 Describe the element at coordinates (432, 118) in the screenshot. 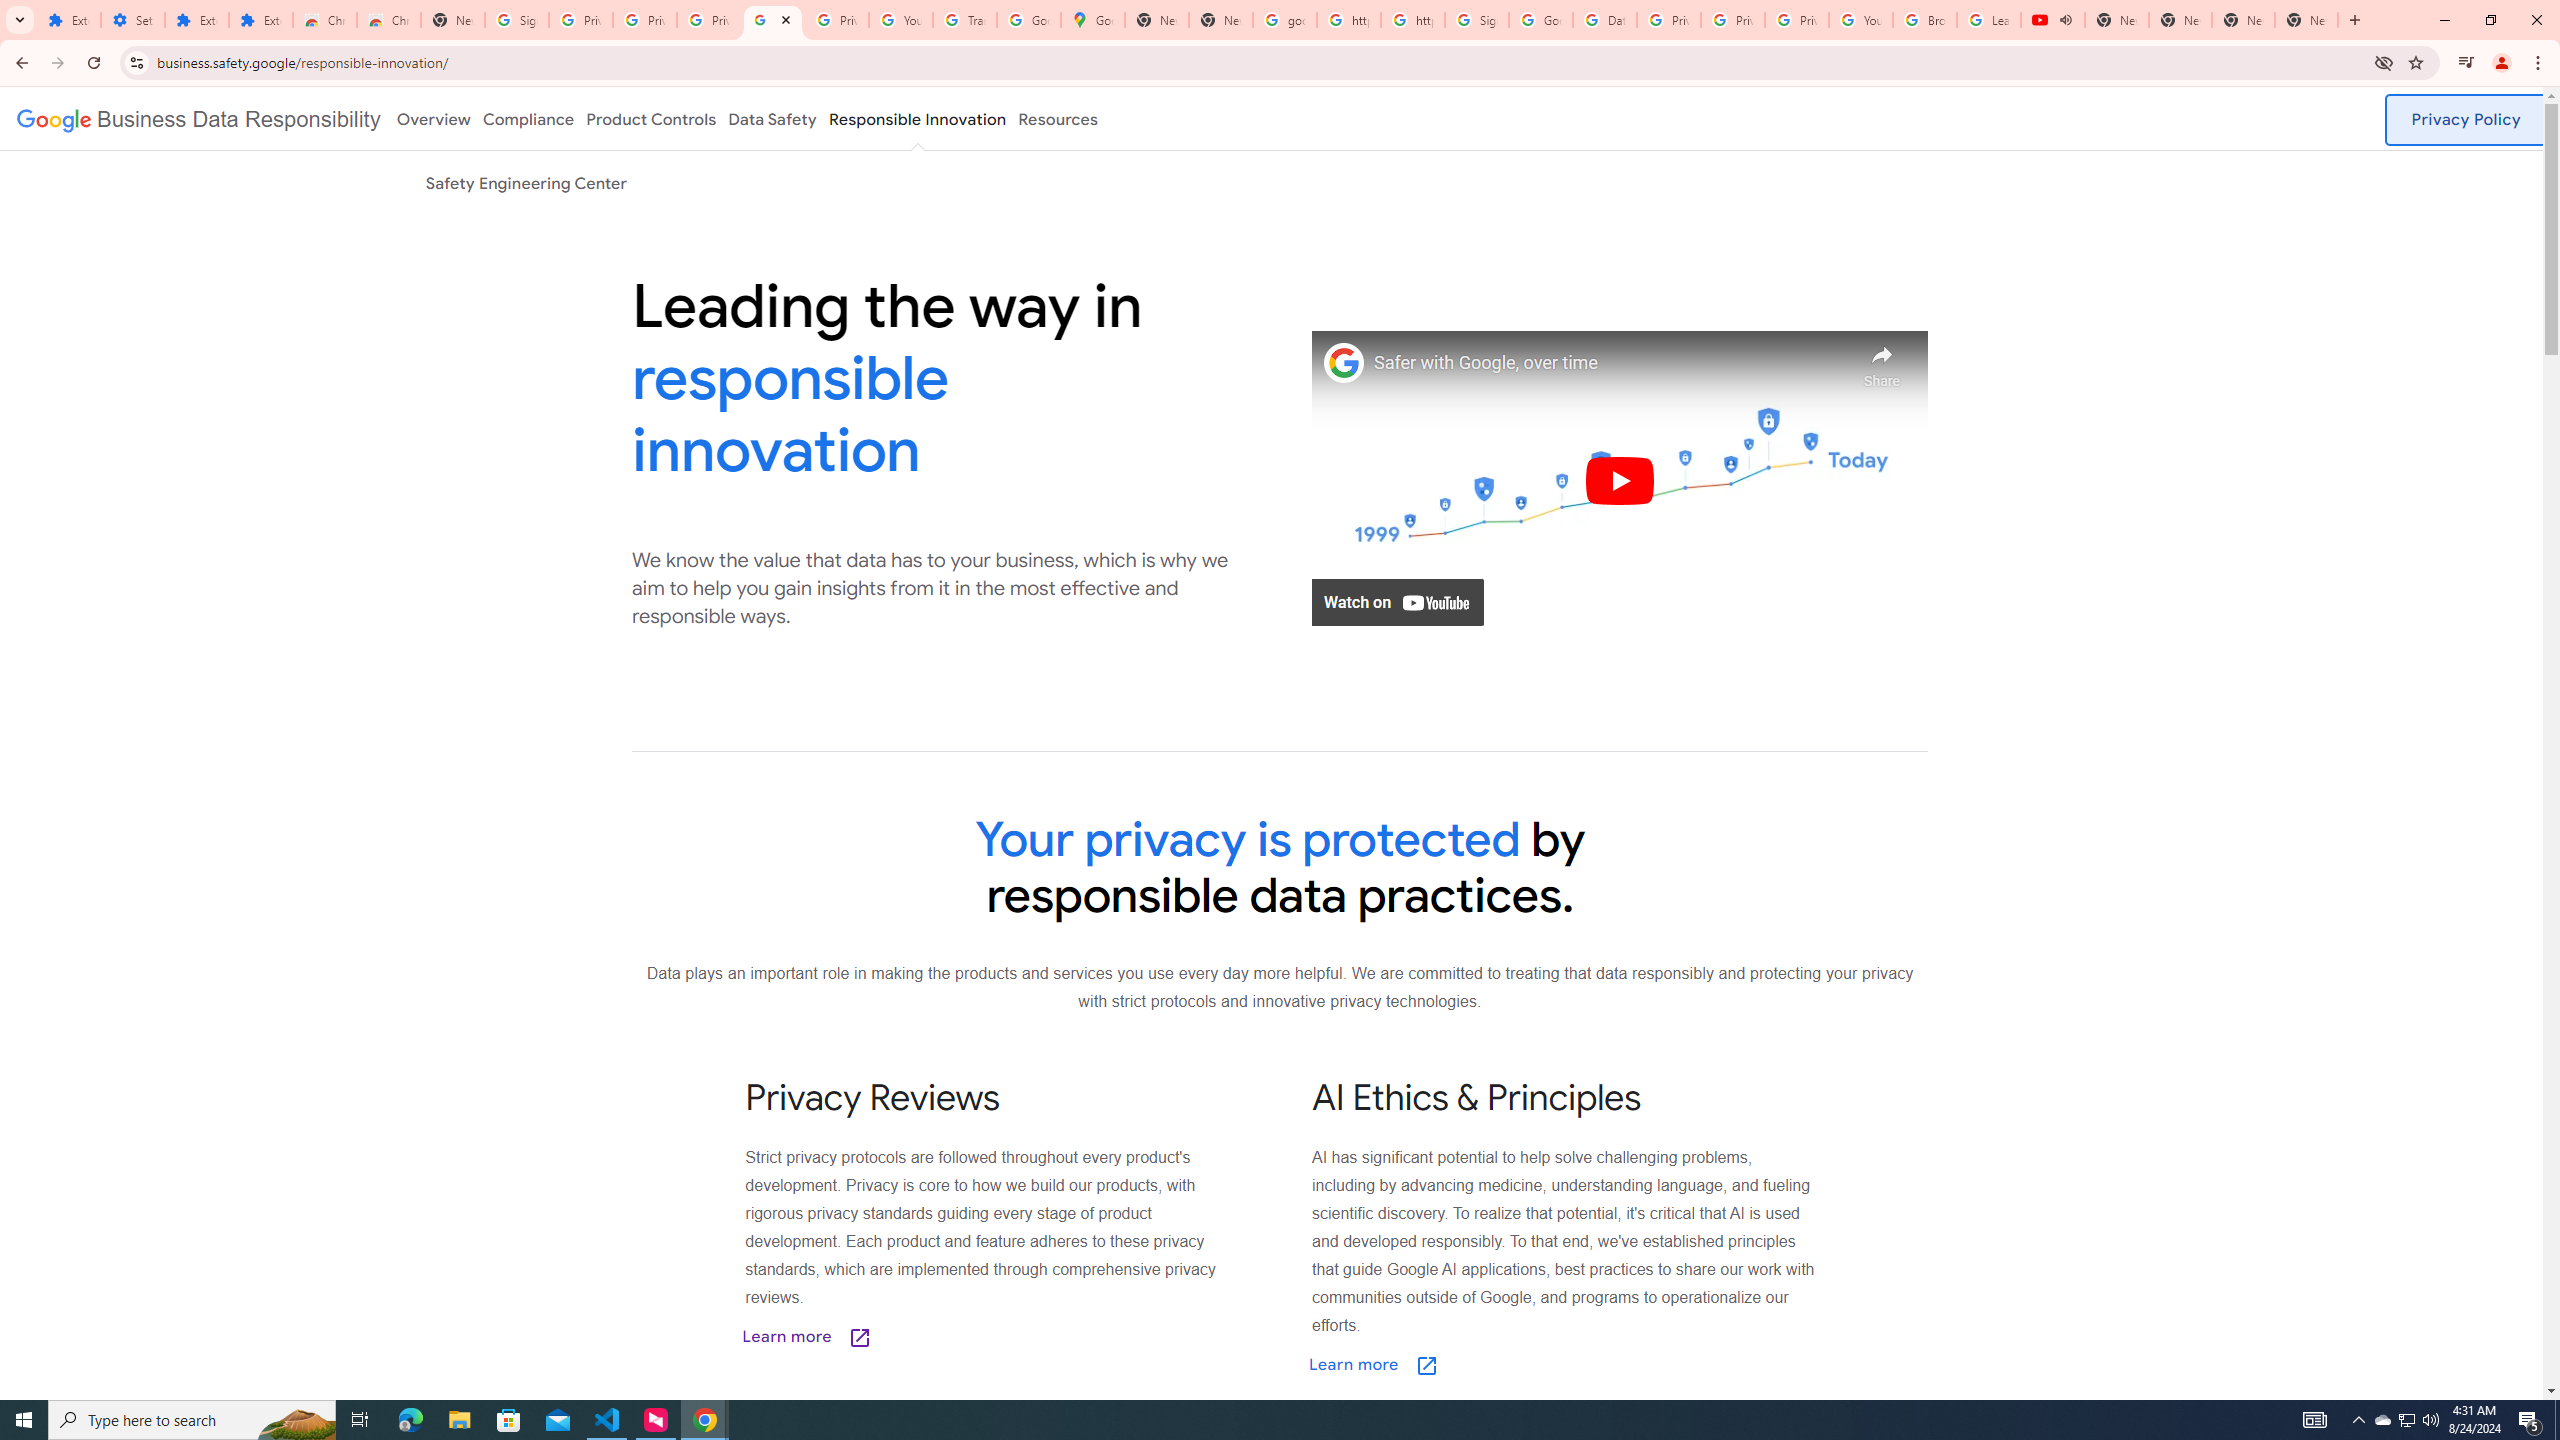

I see `'Overview'` at that location.